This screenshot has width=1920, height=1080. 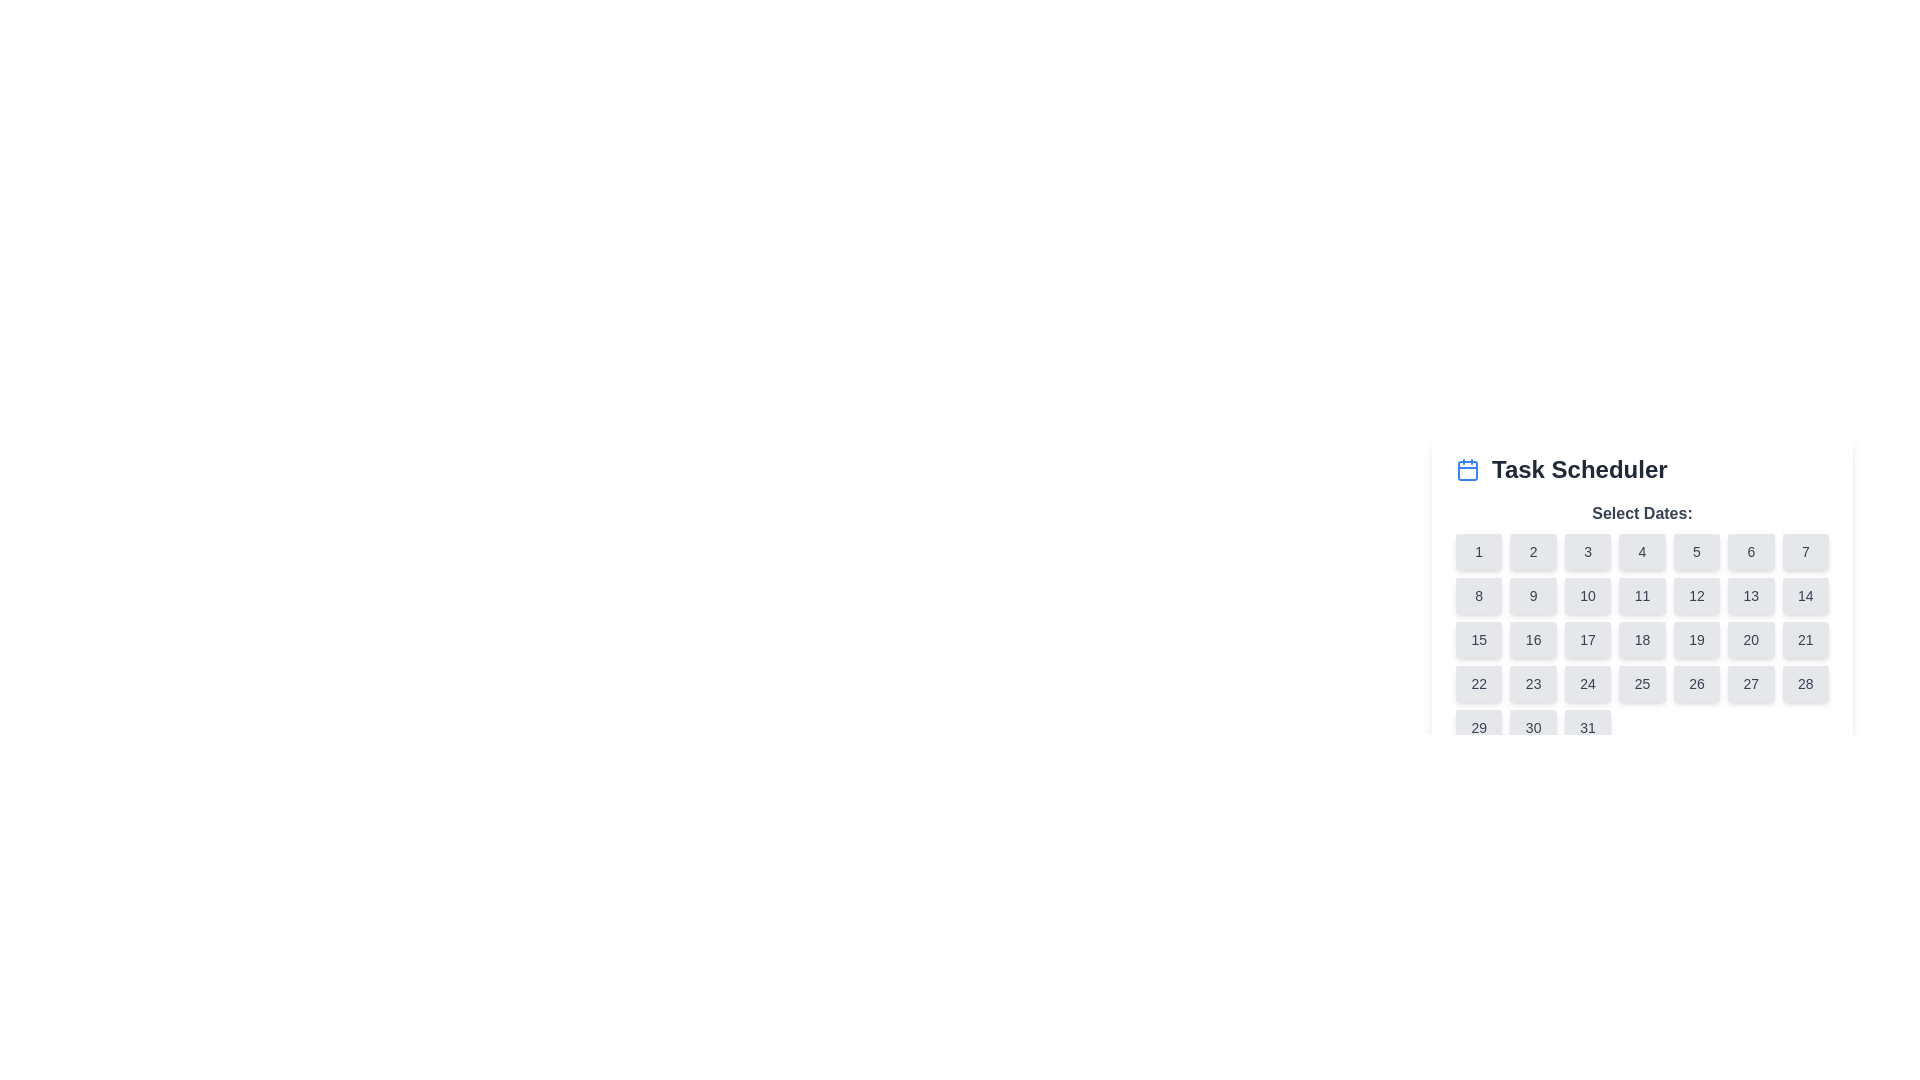 What do you see at coordinates (1805, 595) in the screenshot?
I see `the button representing the 14th day in the calendar interface` at bounding box center [1805, 595].